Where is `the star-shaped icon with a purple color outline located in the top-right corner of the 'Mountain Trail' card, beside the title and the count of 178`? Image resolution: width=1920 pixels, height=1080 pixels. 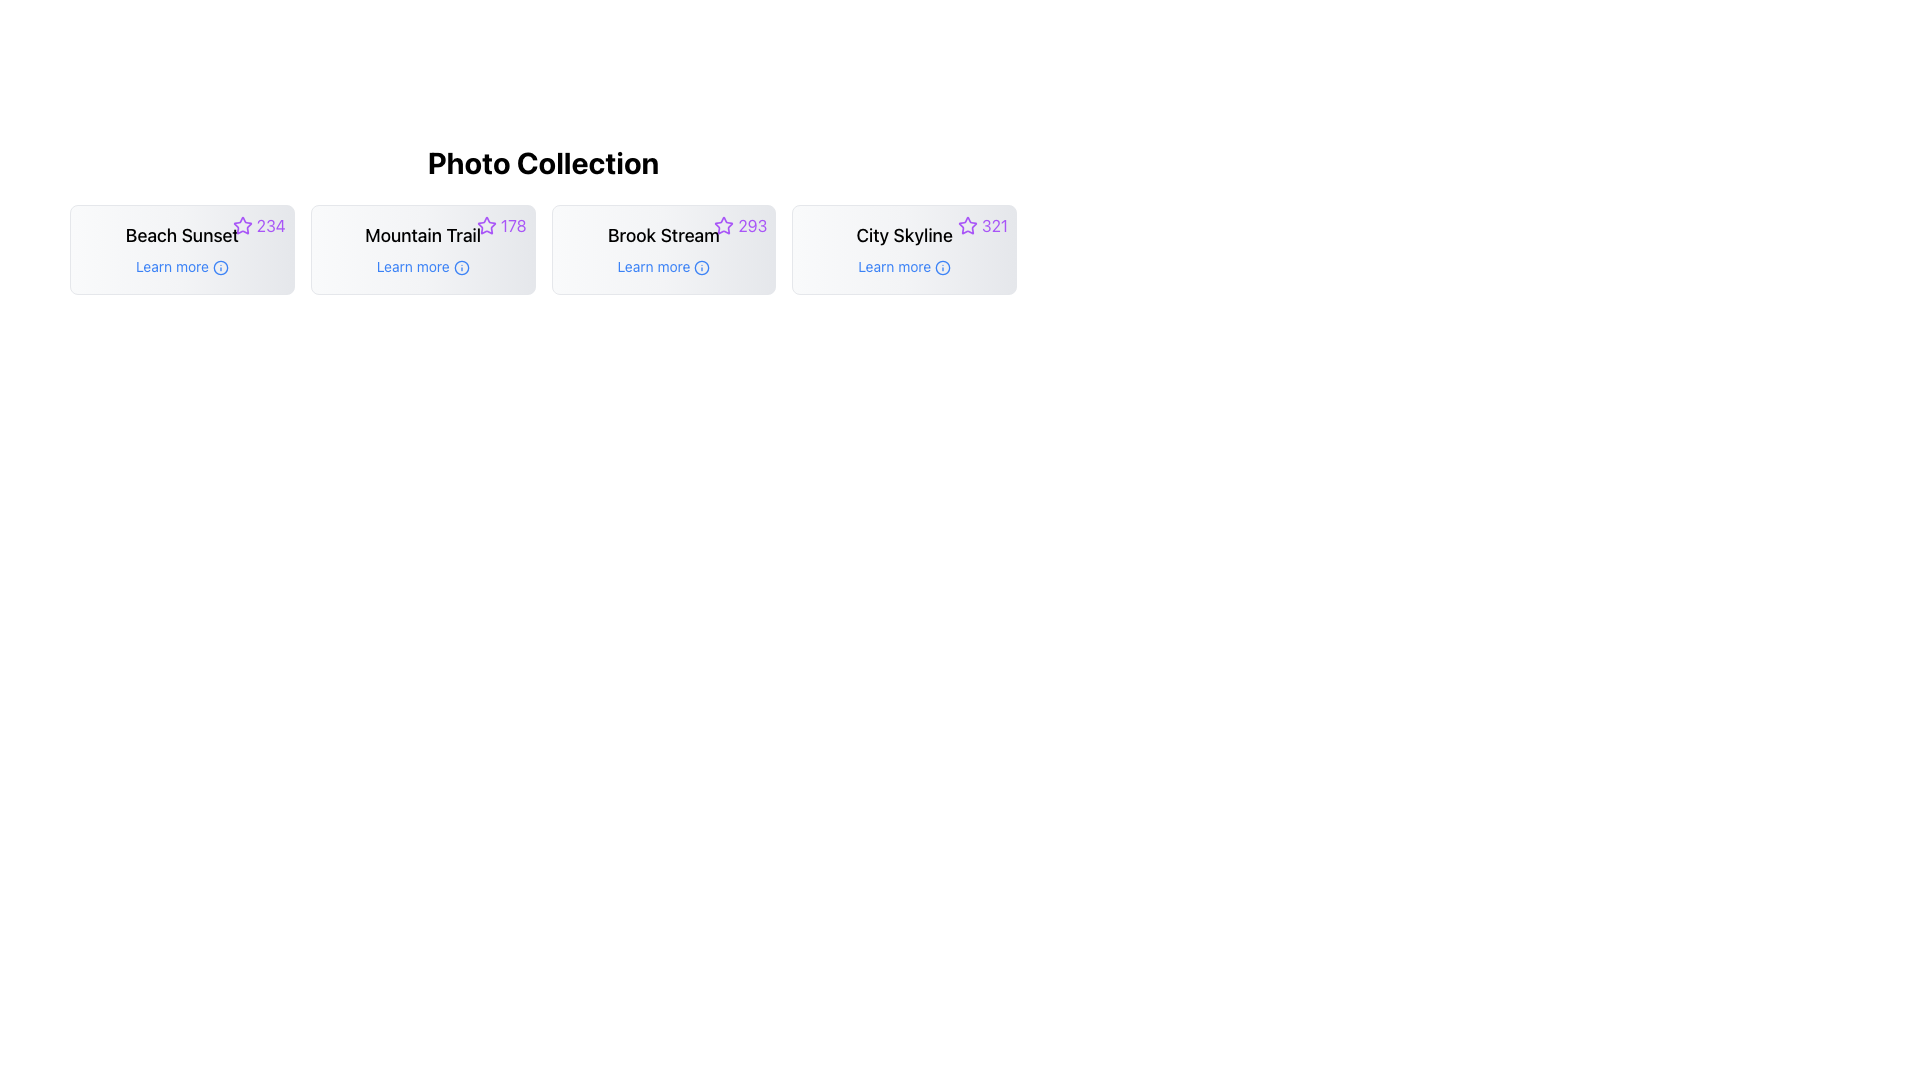 the star-shaped icon with a purple color outline located in the top-right corner of the 'Mountain Trail' card, beside the title and the count of 178 is located at coordinates (486, 225).